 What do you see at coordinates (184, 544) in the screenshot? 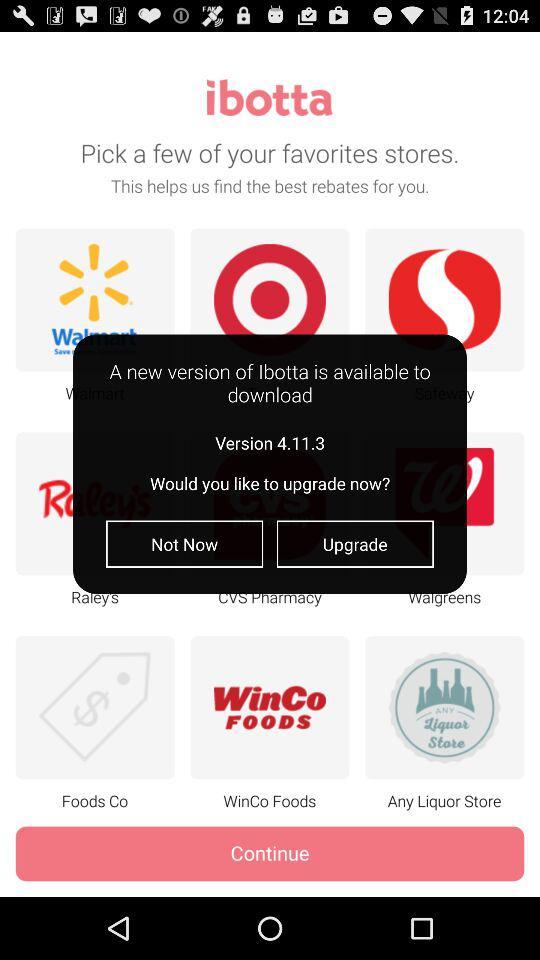
I see `the icon next to upgrade item` at bounding box center [184, 544].